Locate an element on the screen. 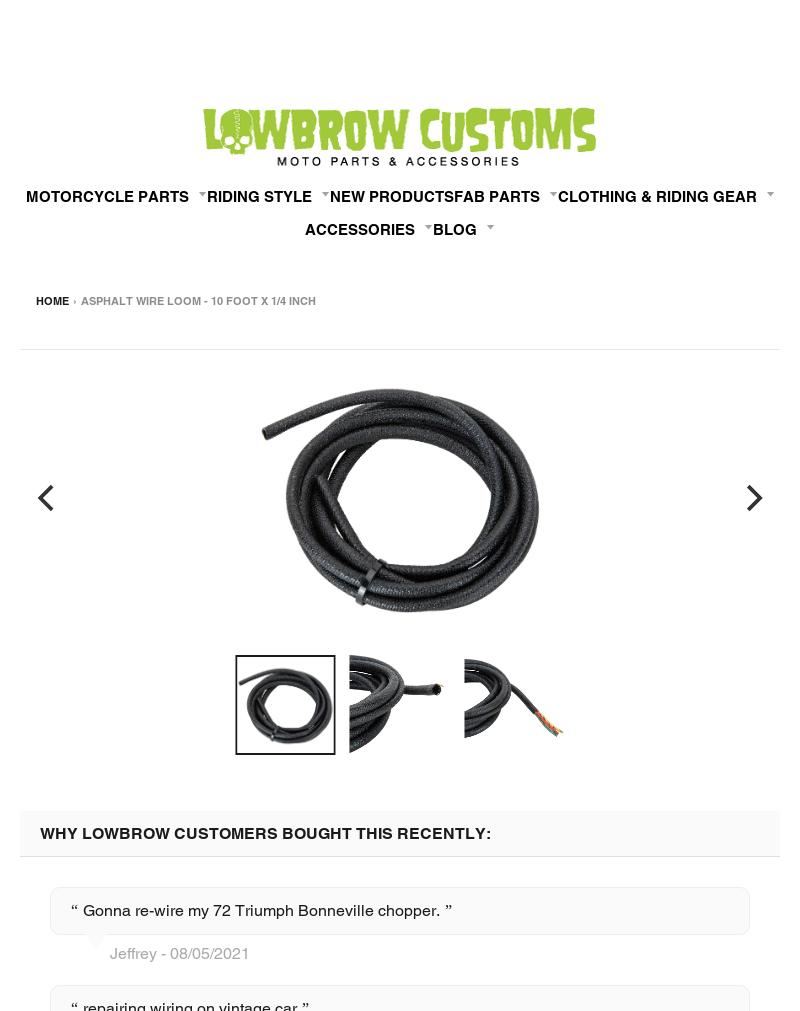 The width and height of the screenshot is (800, 1011). '08/19/2020' is located at coordinates (752, 214).